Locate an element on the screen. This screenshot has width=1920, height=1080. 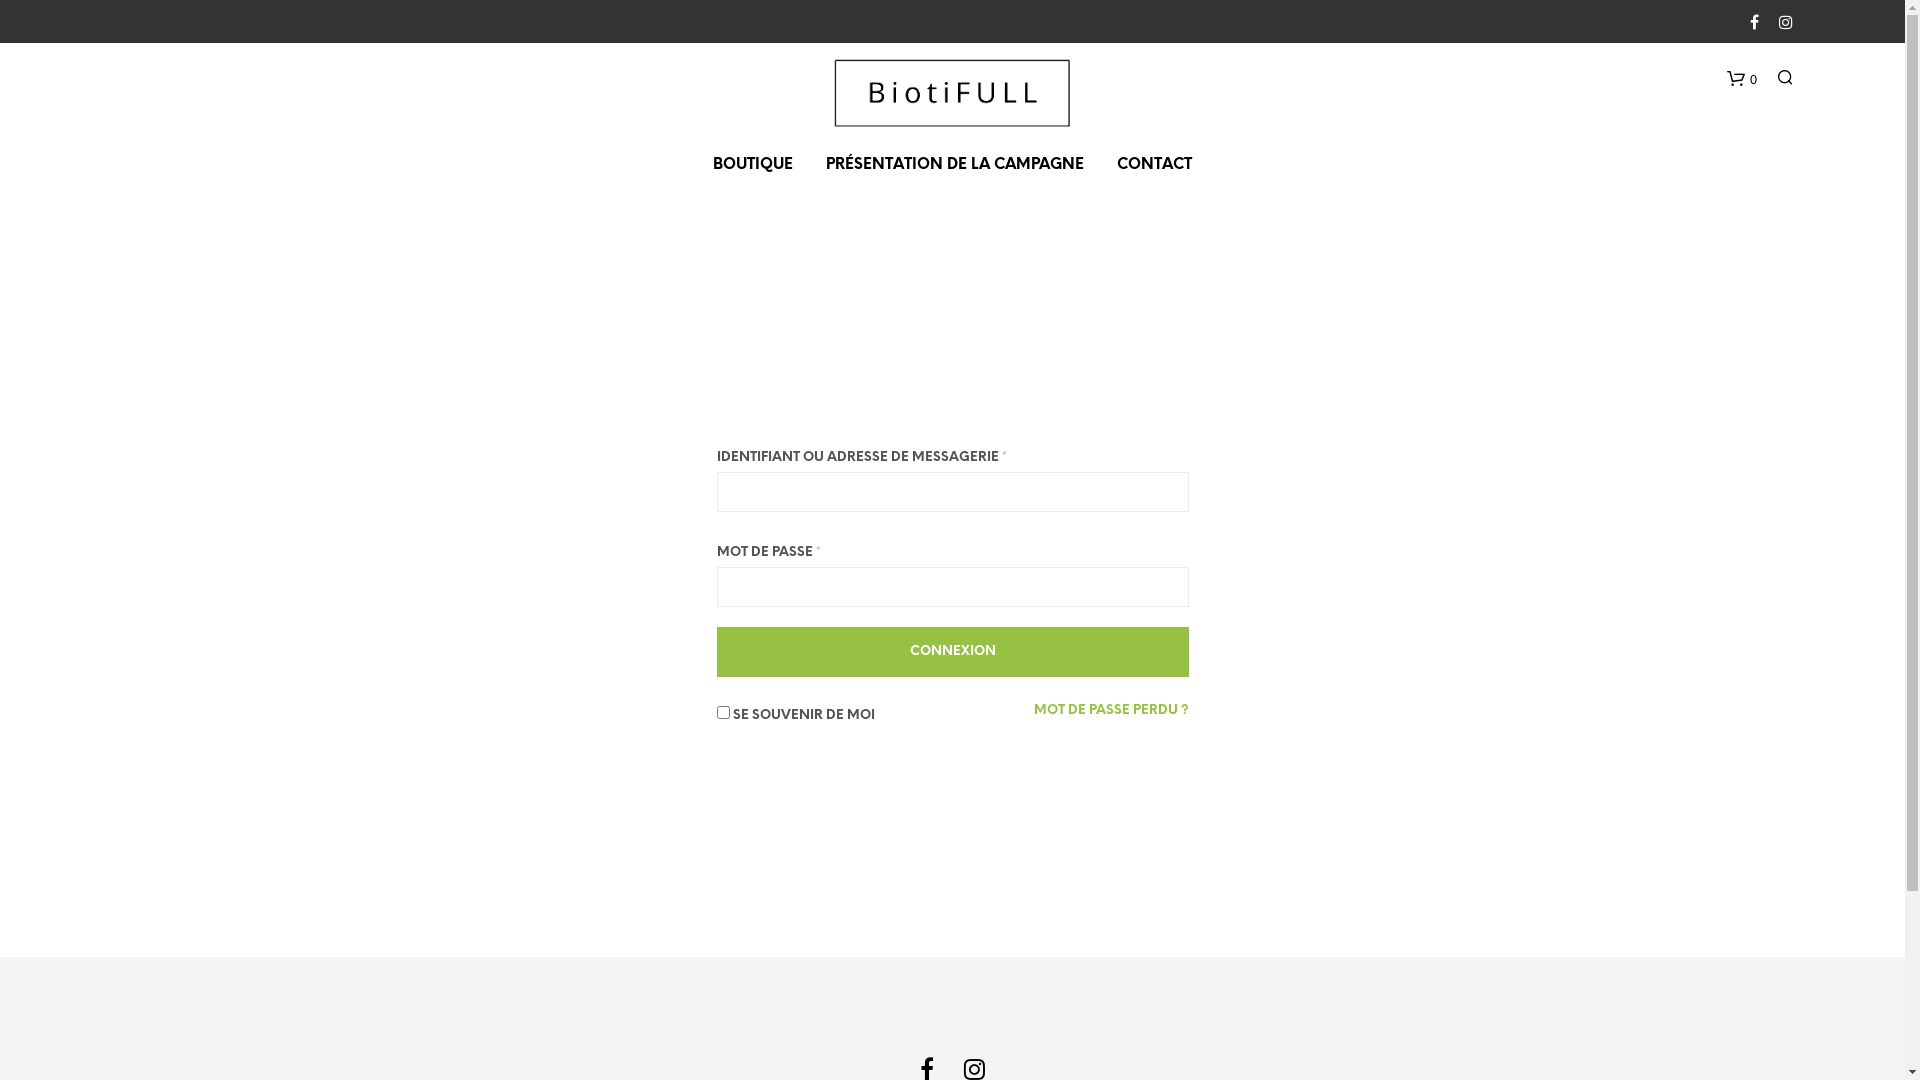
'0' is located at coordinates (1740, 76).